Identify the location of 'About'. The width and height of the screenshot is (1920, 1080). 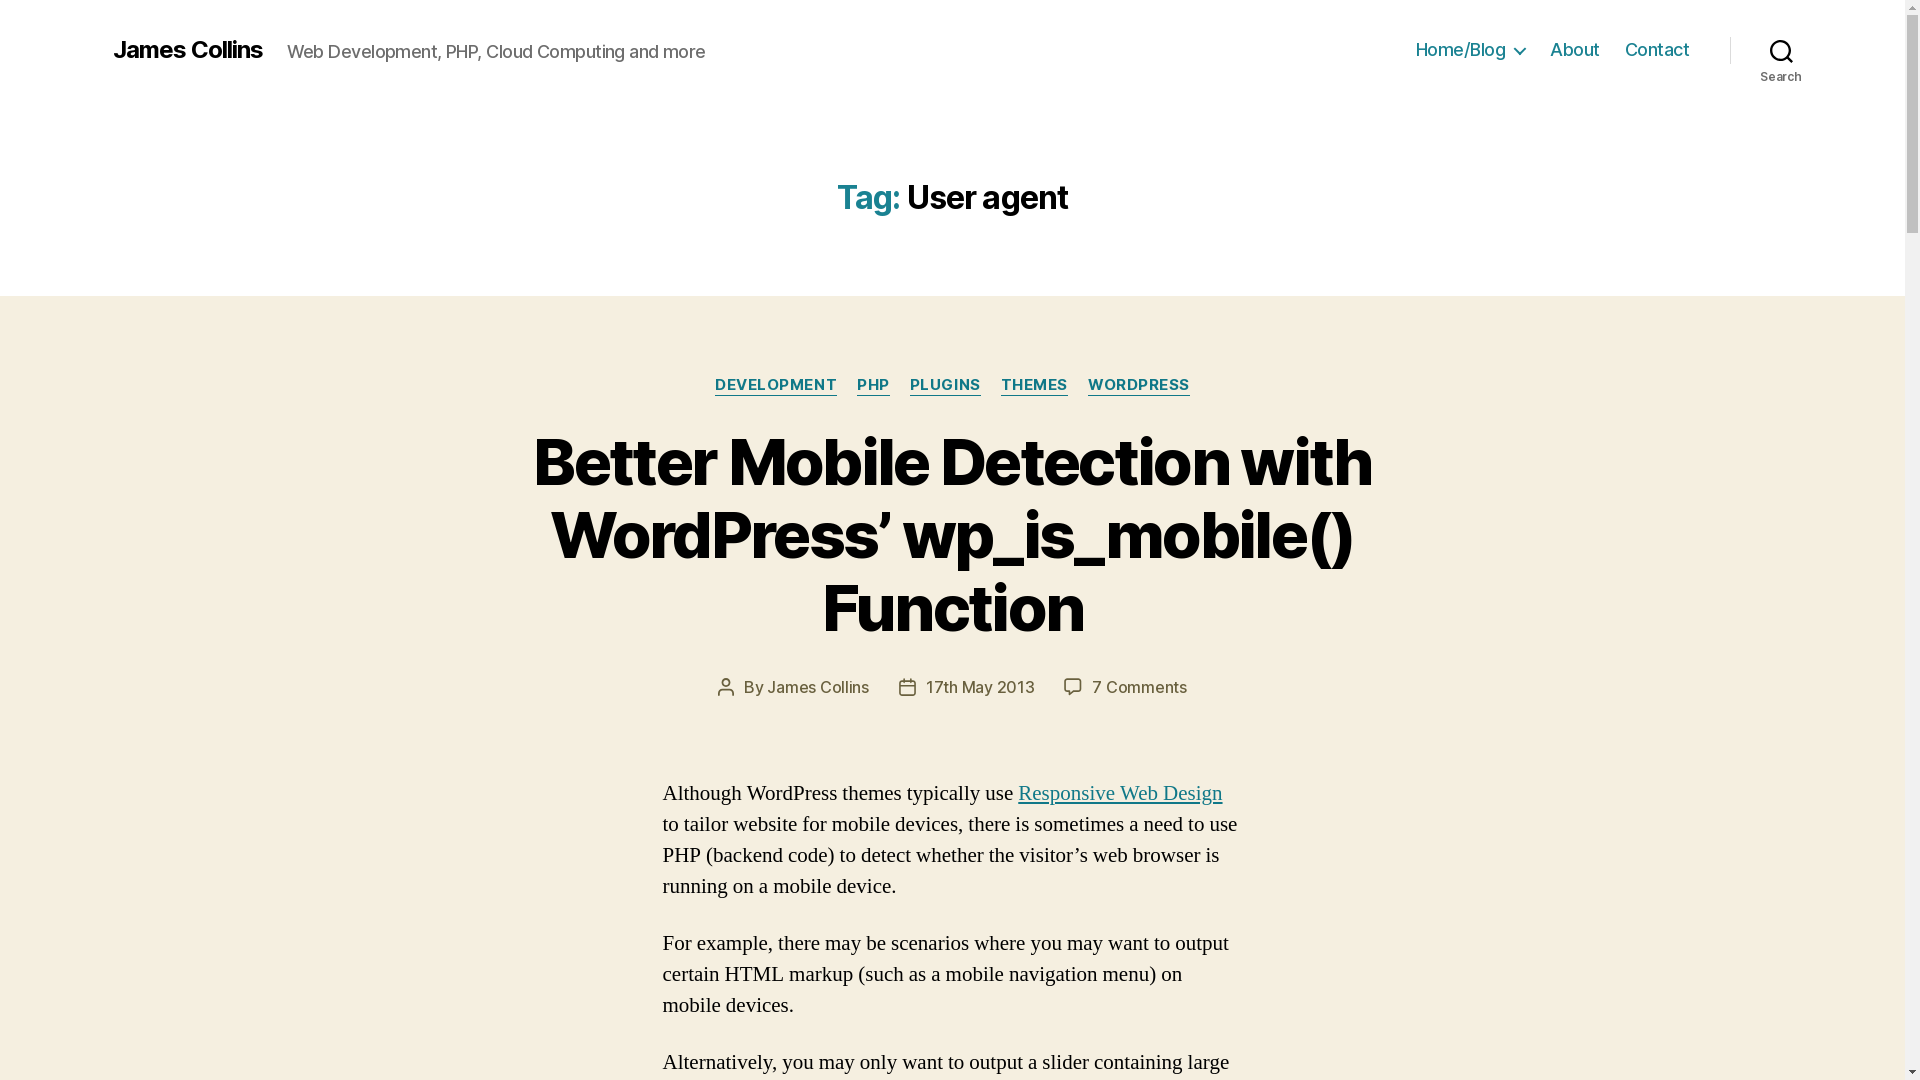
(1573, 49).